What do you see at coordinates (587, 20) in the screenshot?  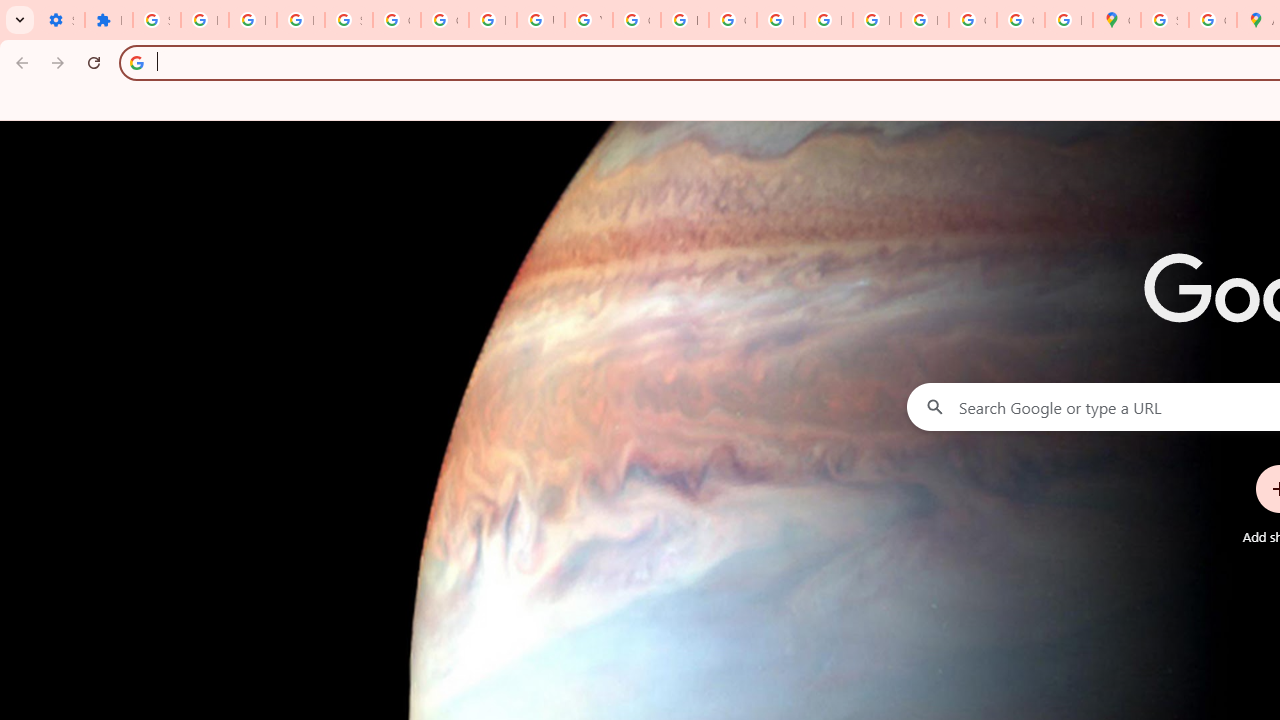 I see `'YouTube'` at bounding box center [587, 20].